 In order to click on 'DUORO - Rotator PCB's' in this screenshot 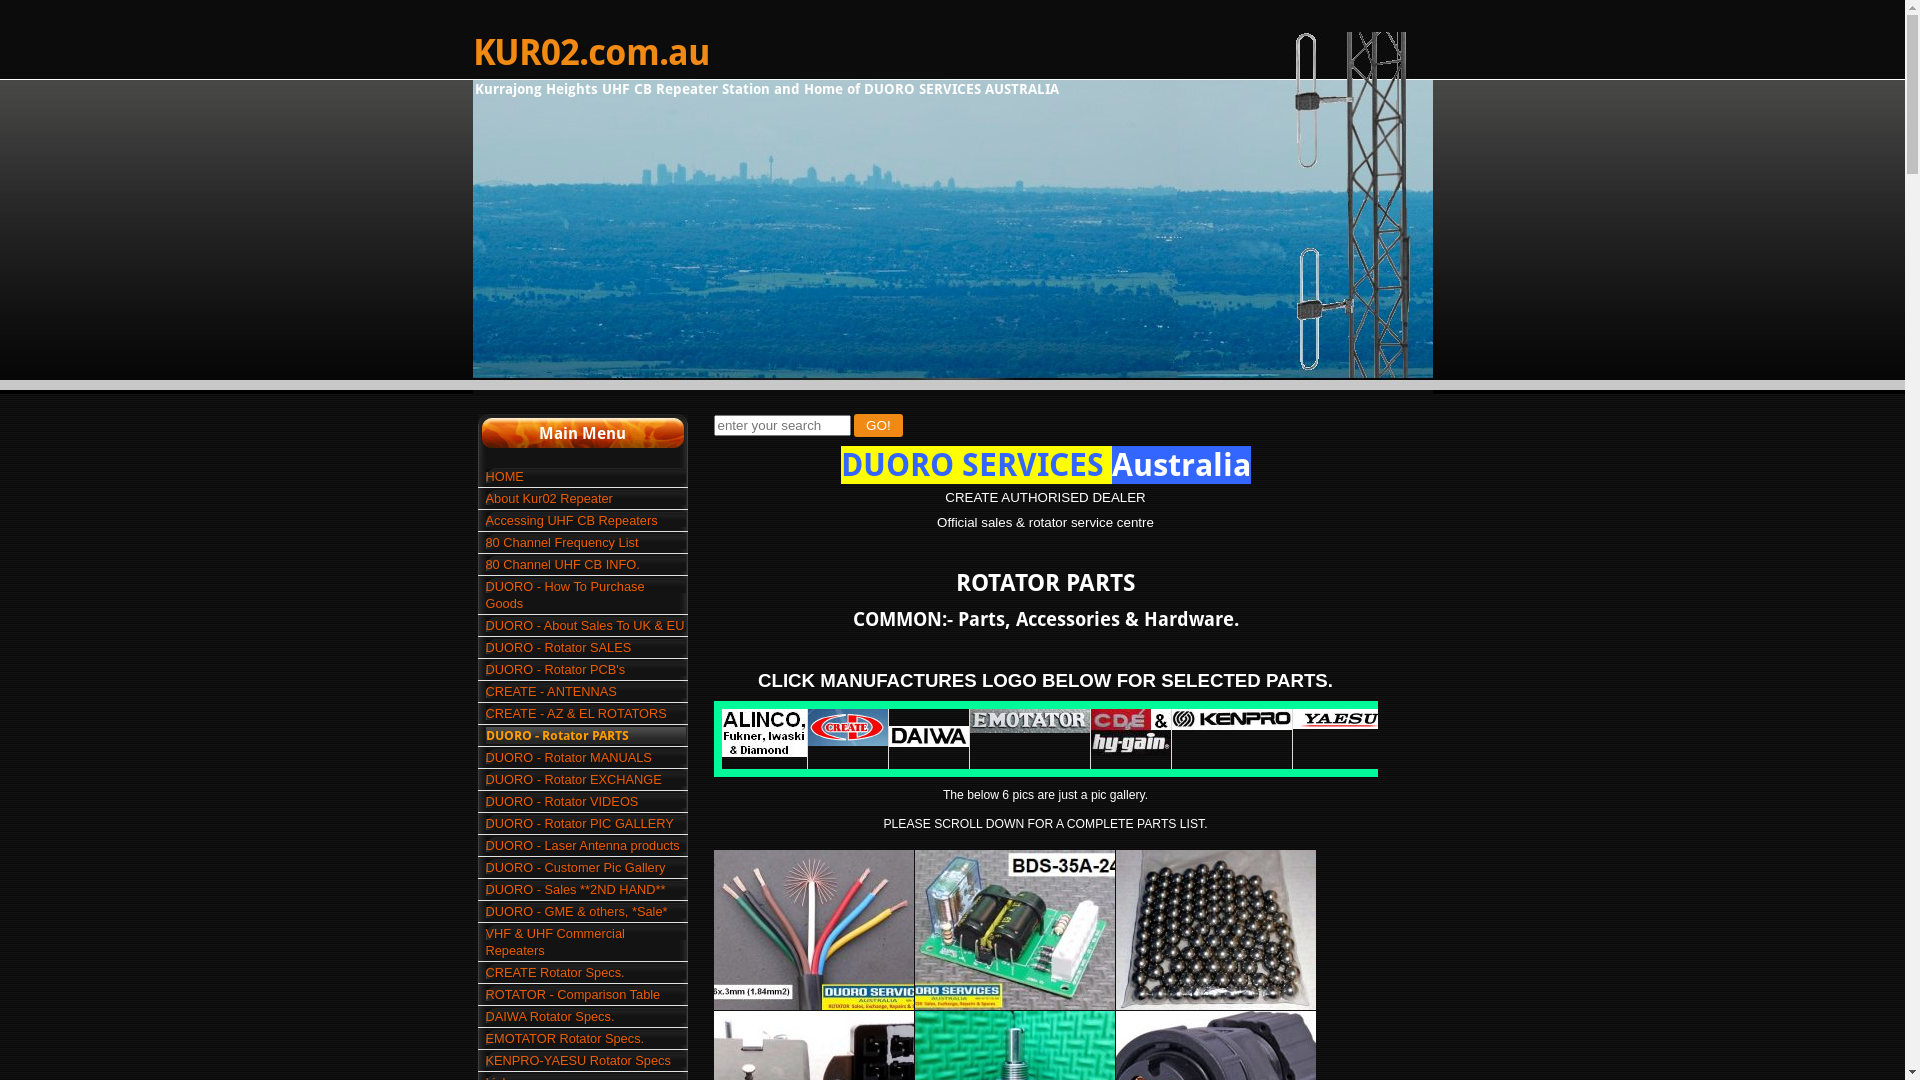, I will do `click(584, 669)`.